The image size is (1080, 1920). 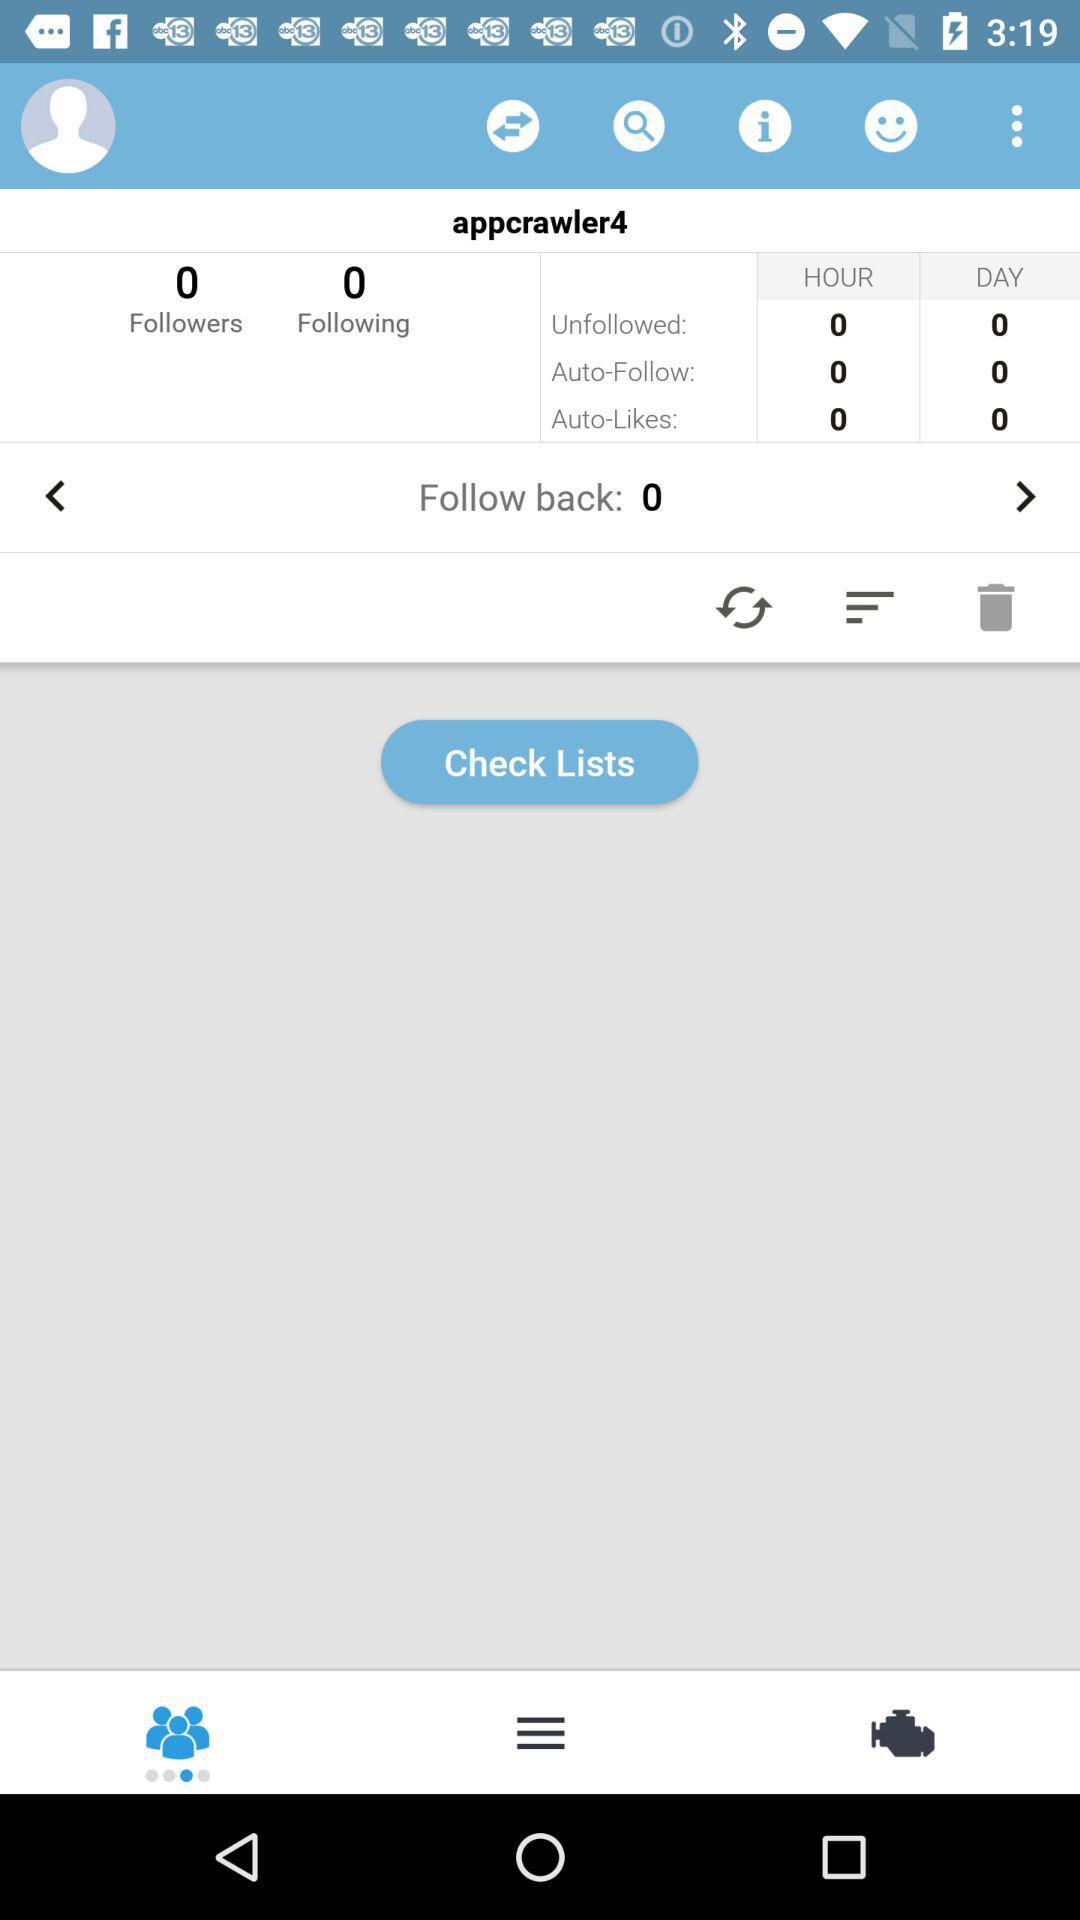 I want to click on information button, so click(x=764, y=124).